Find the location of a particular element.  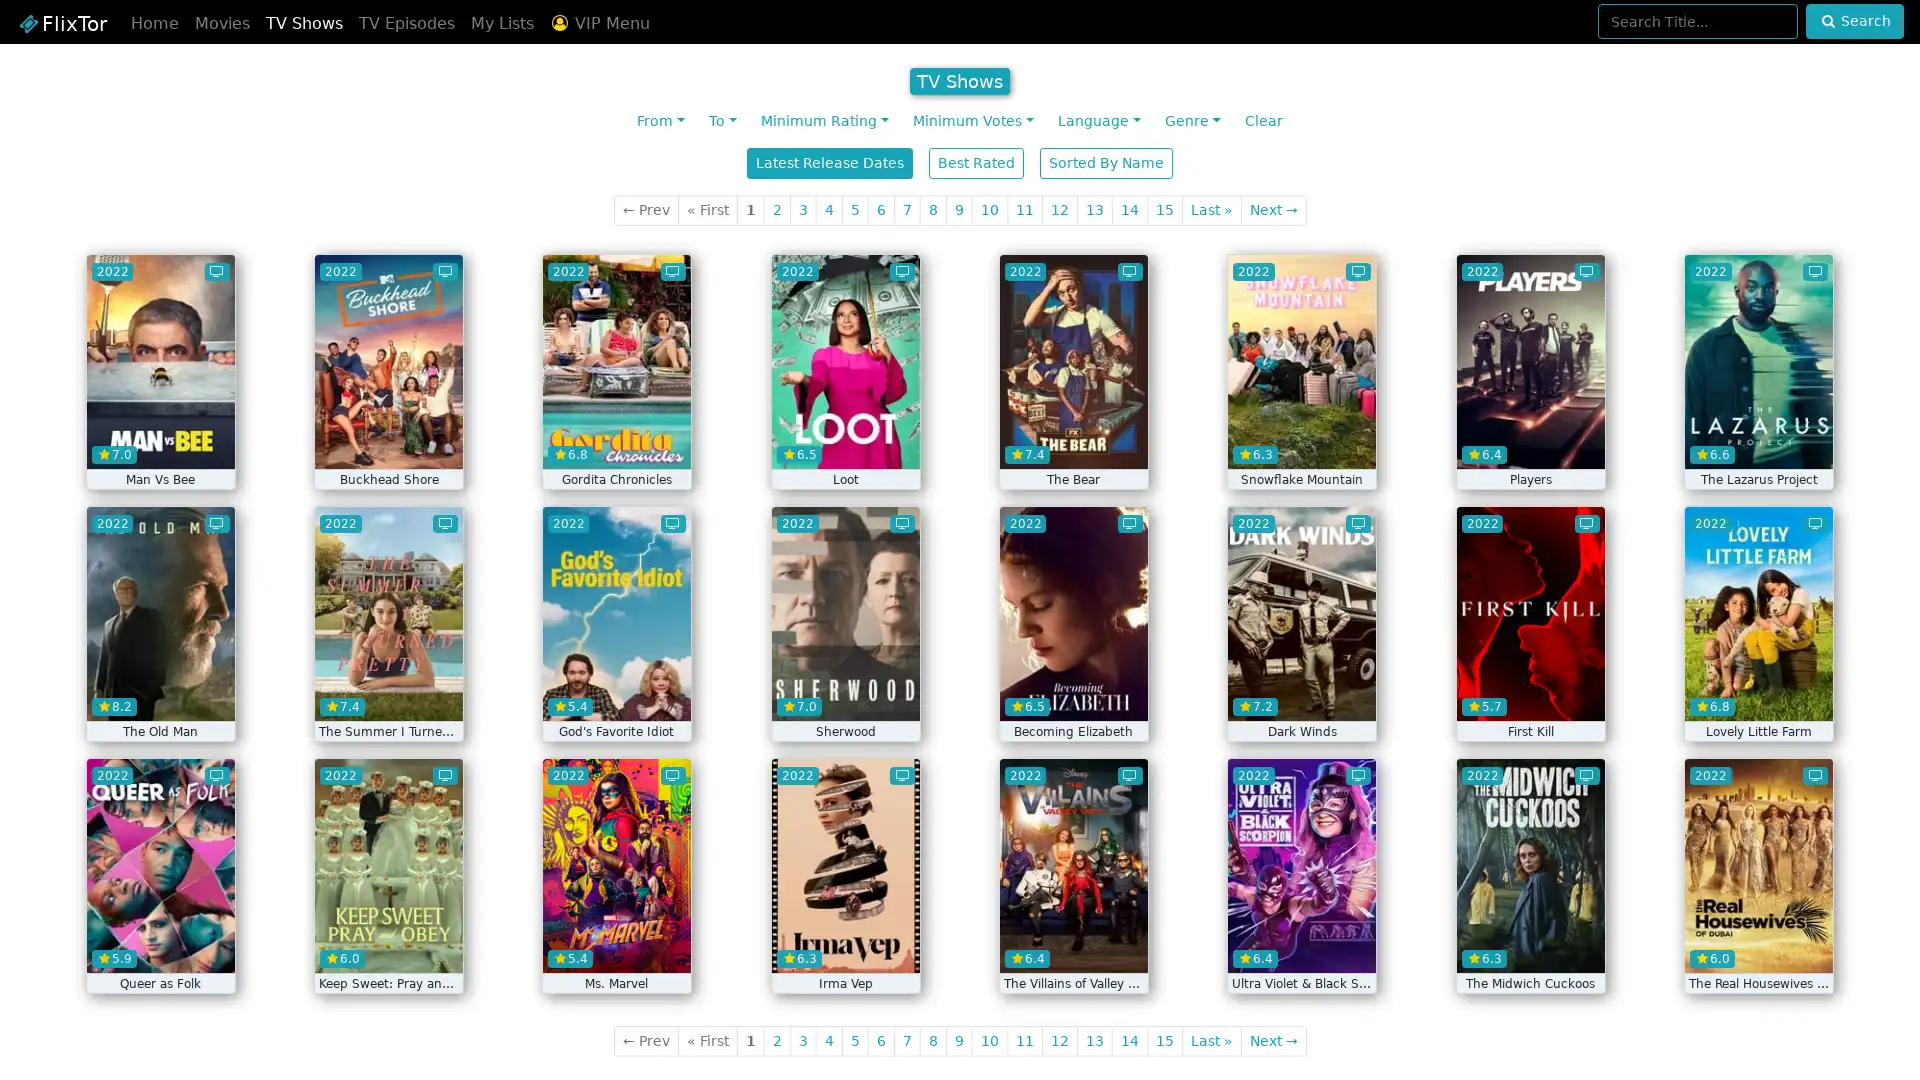

Watch Now is located at coordinates (616, 690).